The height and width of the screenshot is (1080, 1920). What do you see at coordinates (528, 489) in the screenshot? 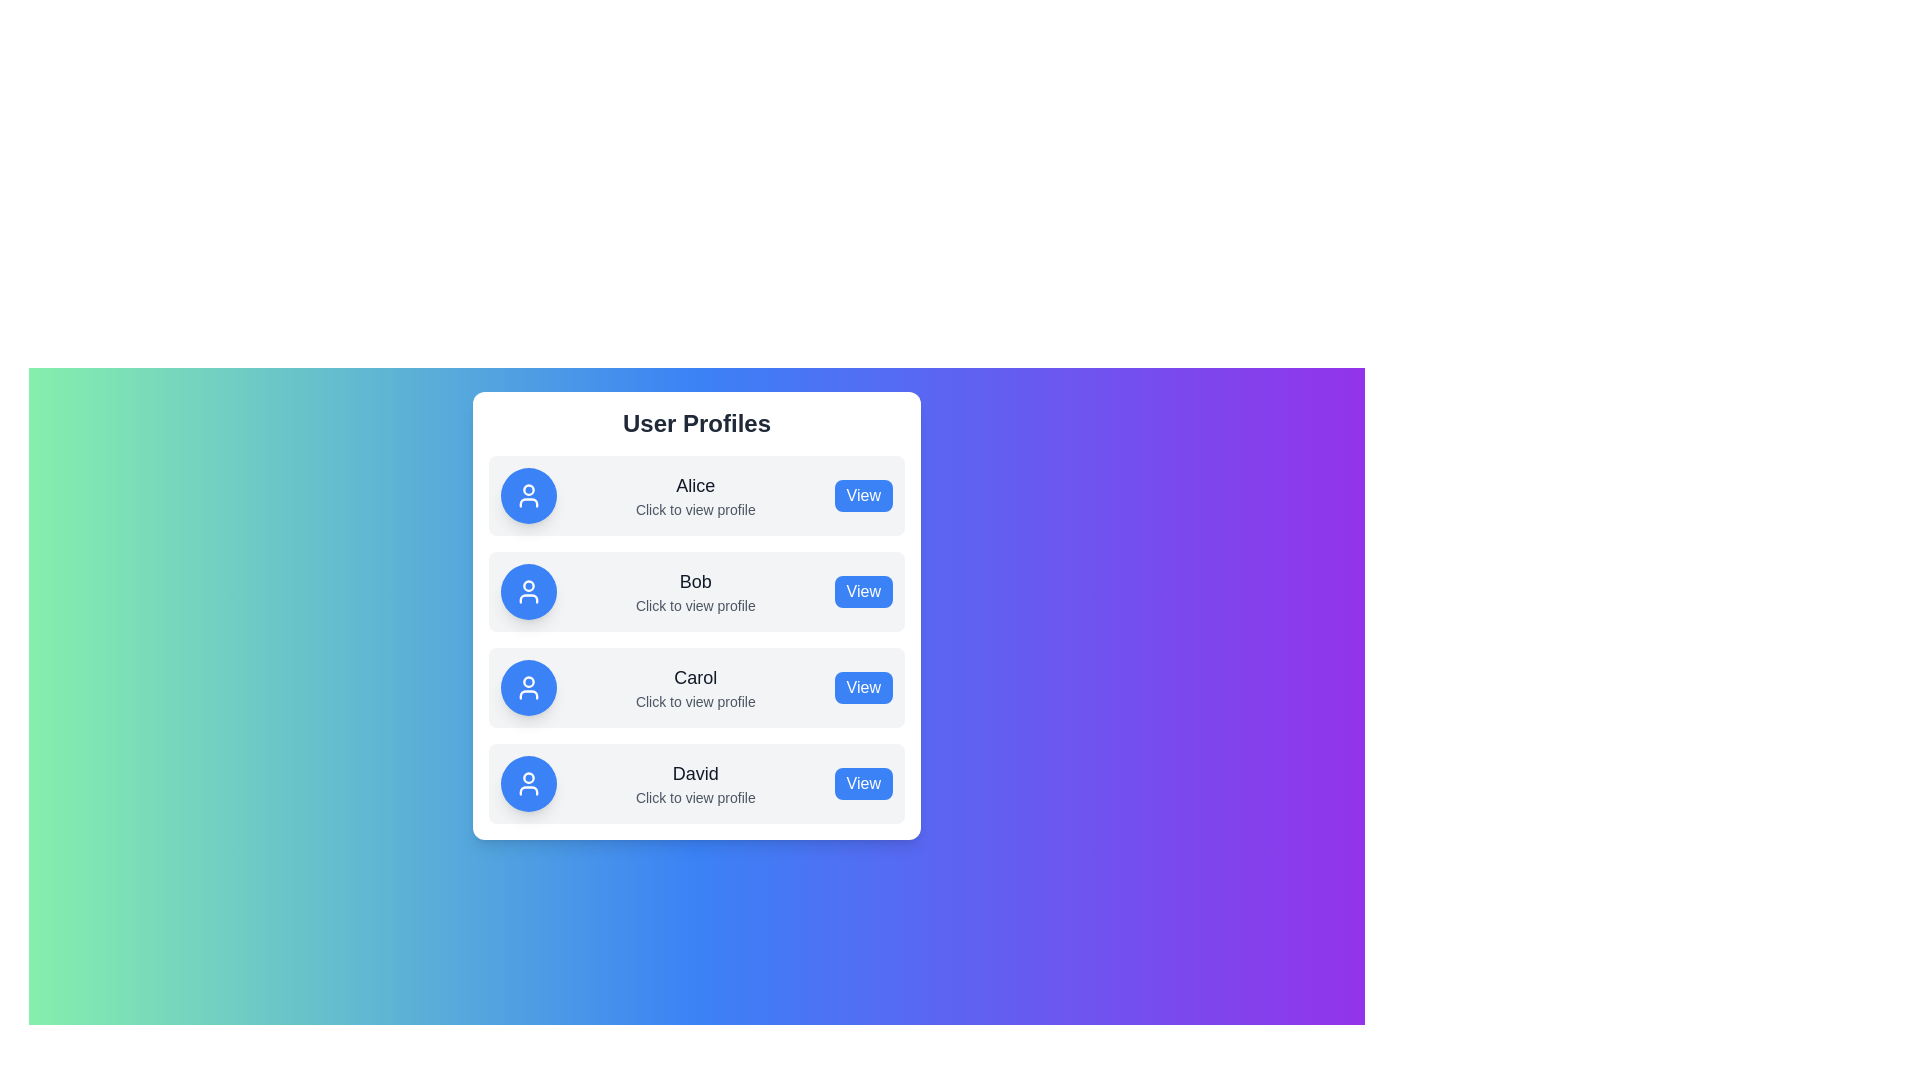
I see `the circular graphical component representing the head of the user icon for 'Alice' in the topmost profile card under 'User Profiles.'` at bounding box center [528, 489].